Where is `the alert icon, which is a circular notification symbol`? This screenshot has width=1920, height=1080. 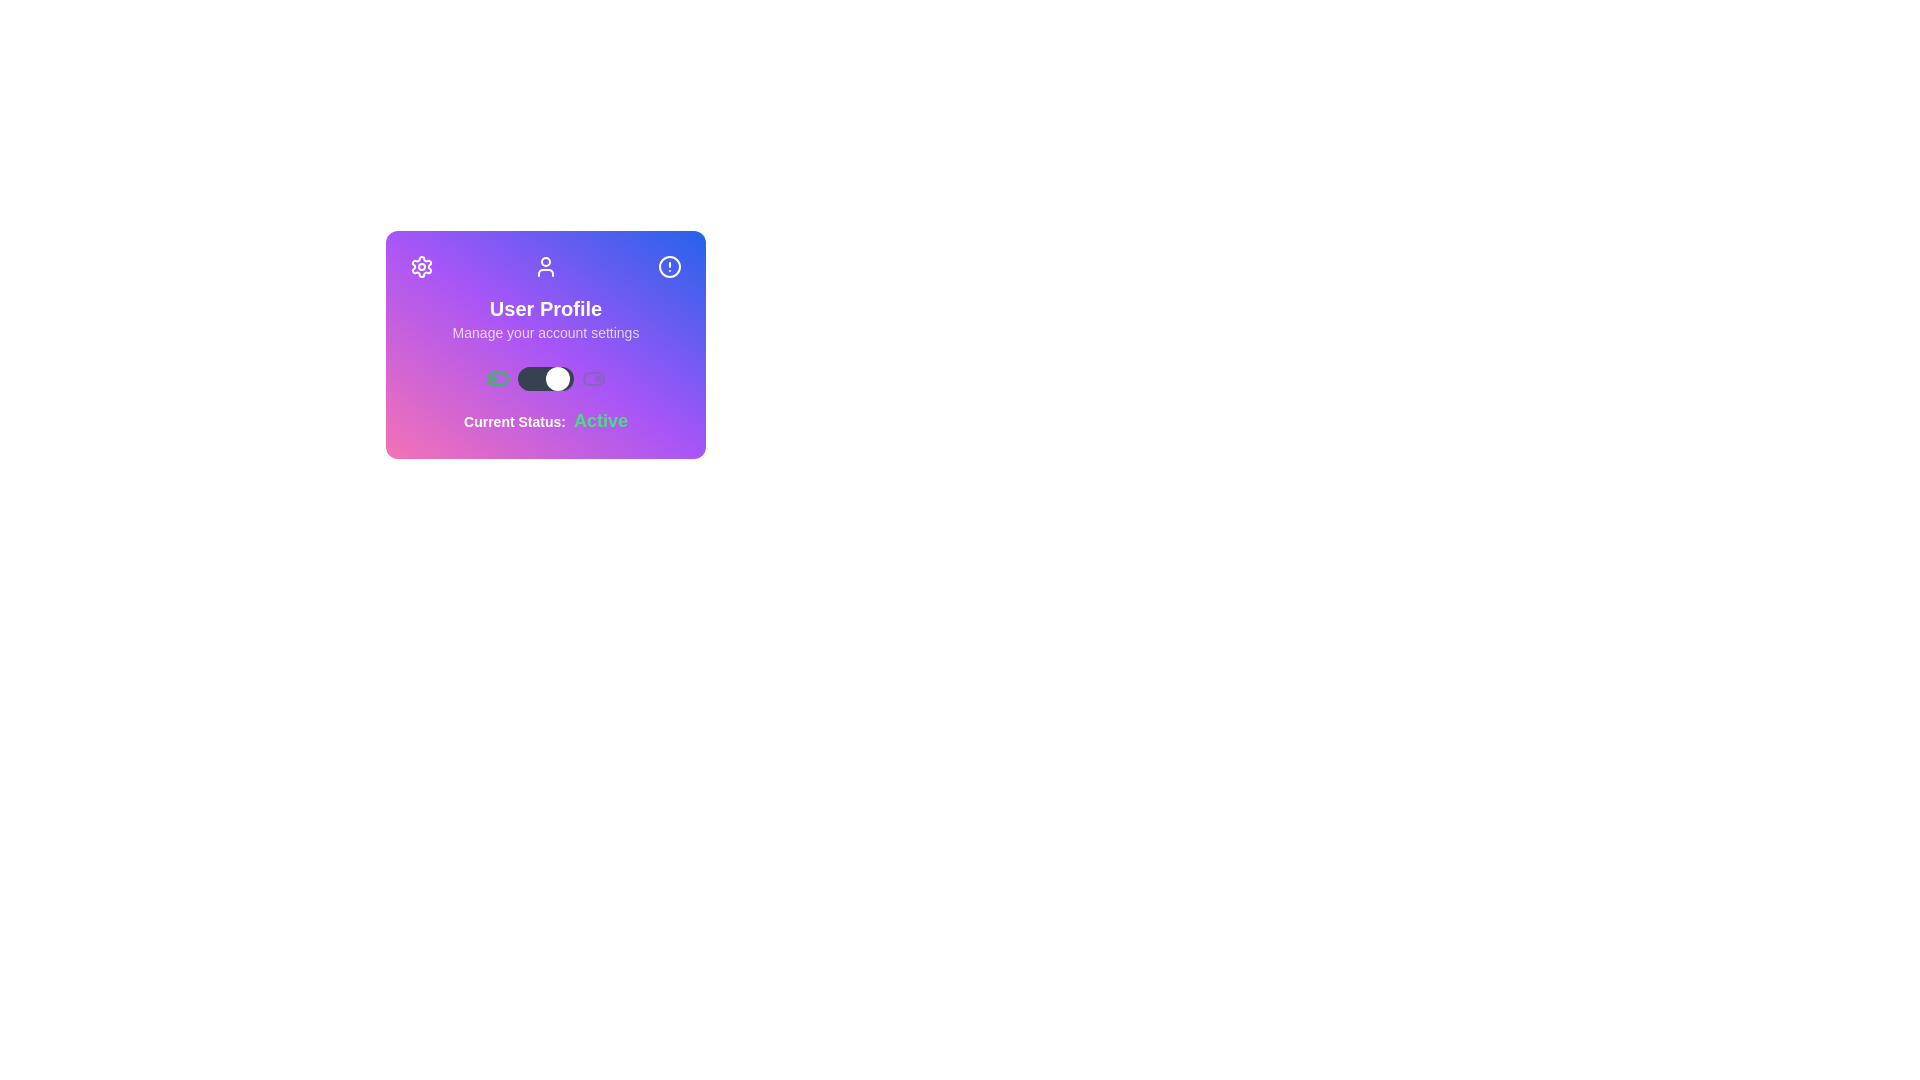 the alert icon, which is a circular notification symbol is located at coordinates (670, 265).